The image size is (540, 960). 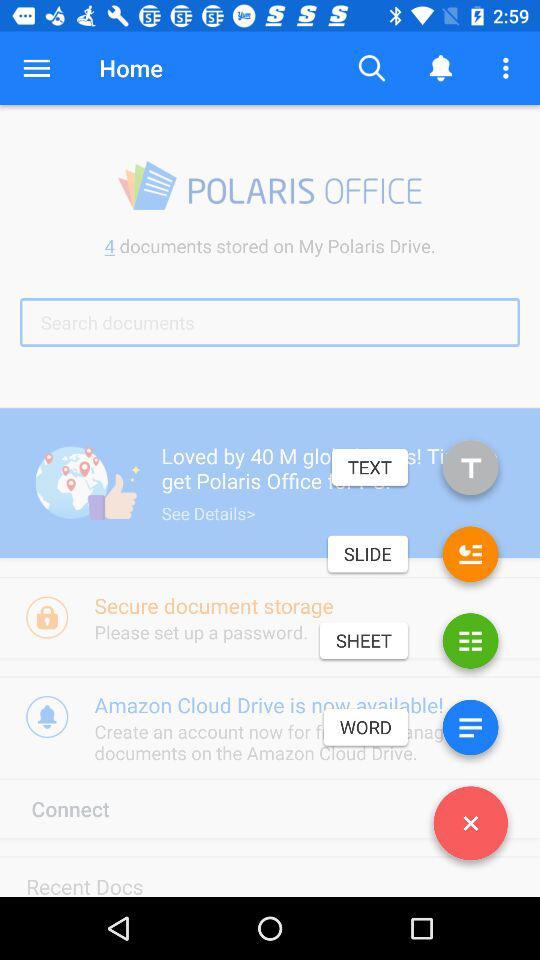 What do you see at coordinates (470, 827) in the screenshot?
I see `the close icon` at bounding box center [470, 827].